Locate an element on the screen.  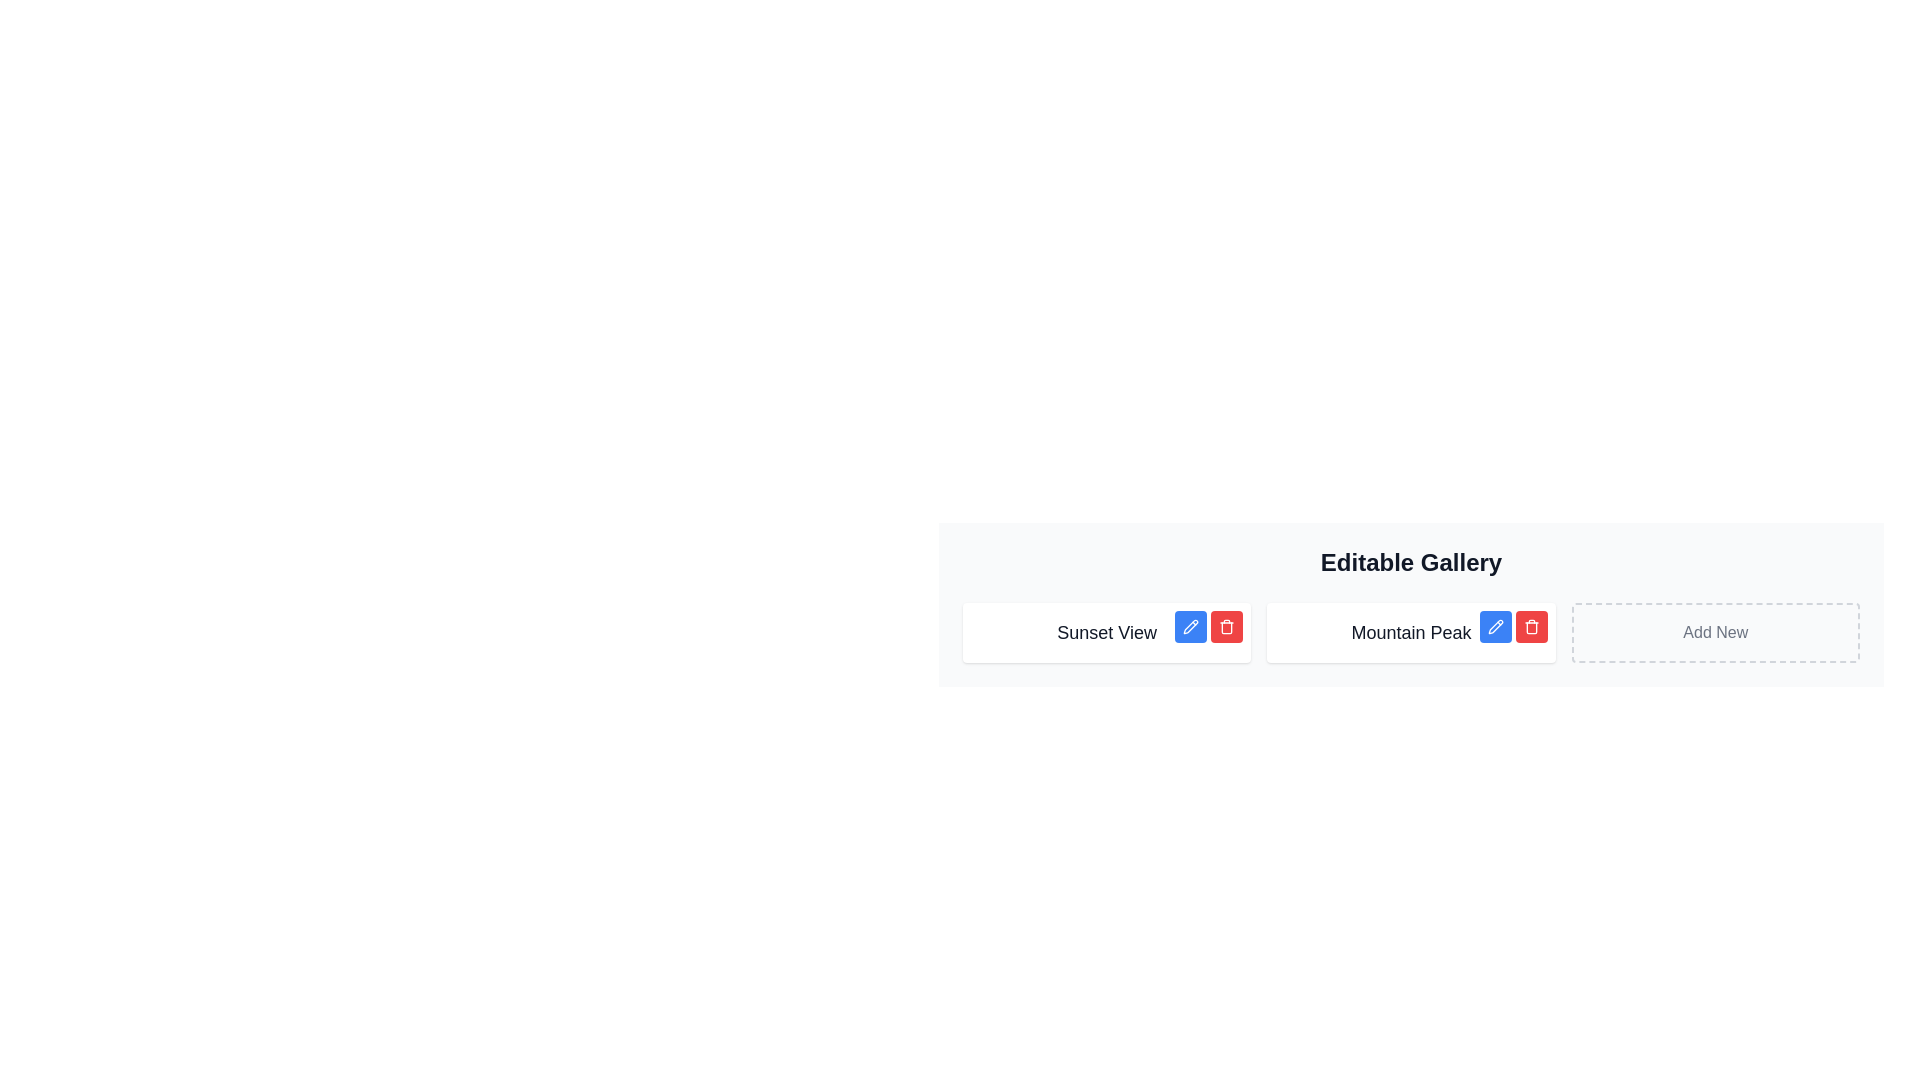
the red trash button in the button group adjacent to the 'Sunset View' label is located at coordinates (1208, 626).